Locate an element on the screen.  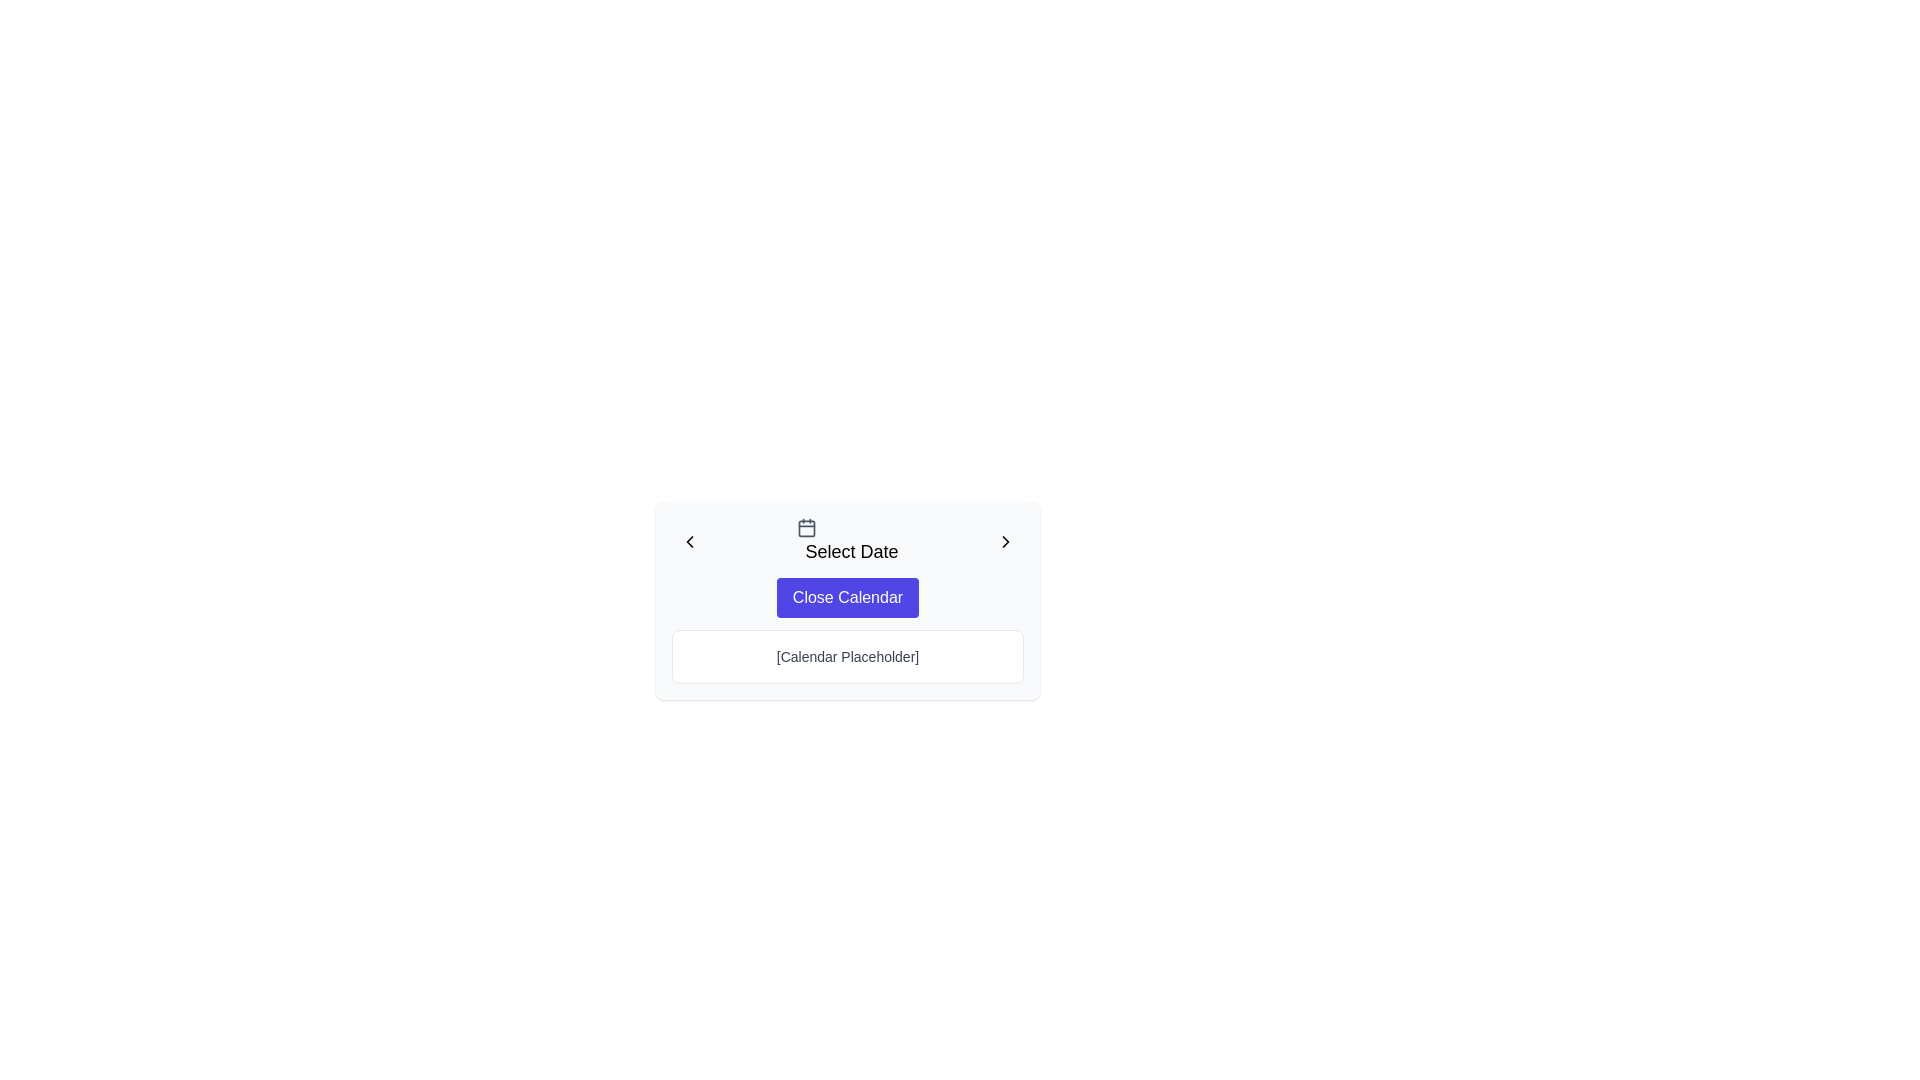
the calendar icon, which has a gray-colored outline and is located at the center top of a modal is located at coordinates (807, 527).